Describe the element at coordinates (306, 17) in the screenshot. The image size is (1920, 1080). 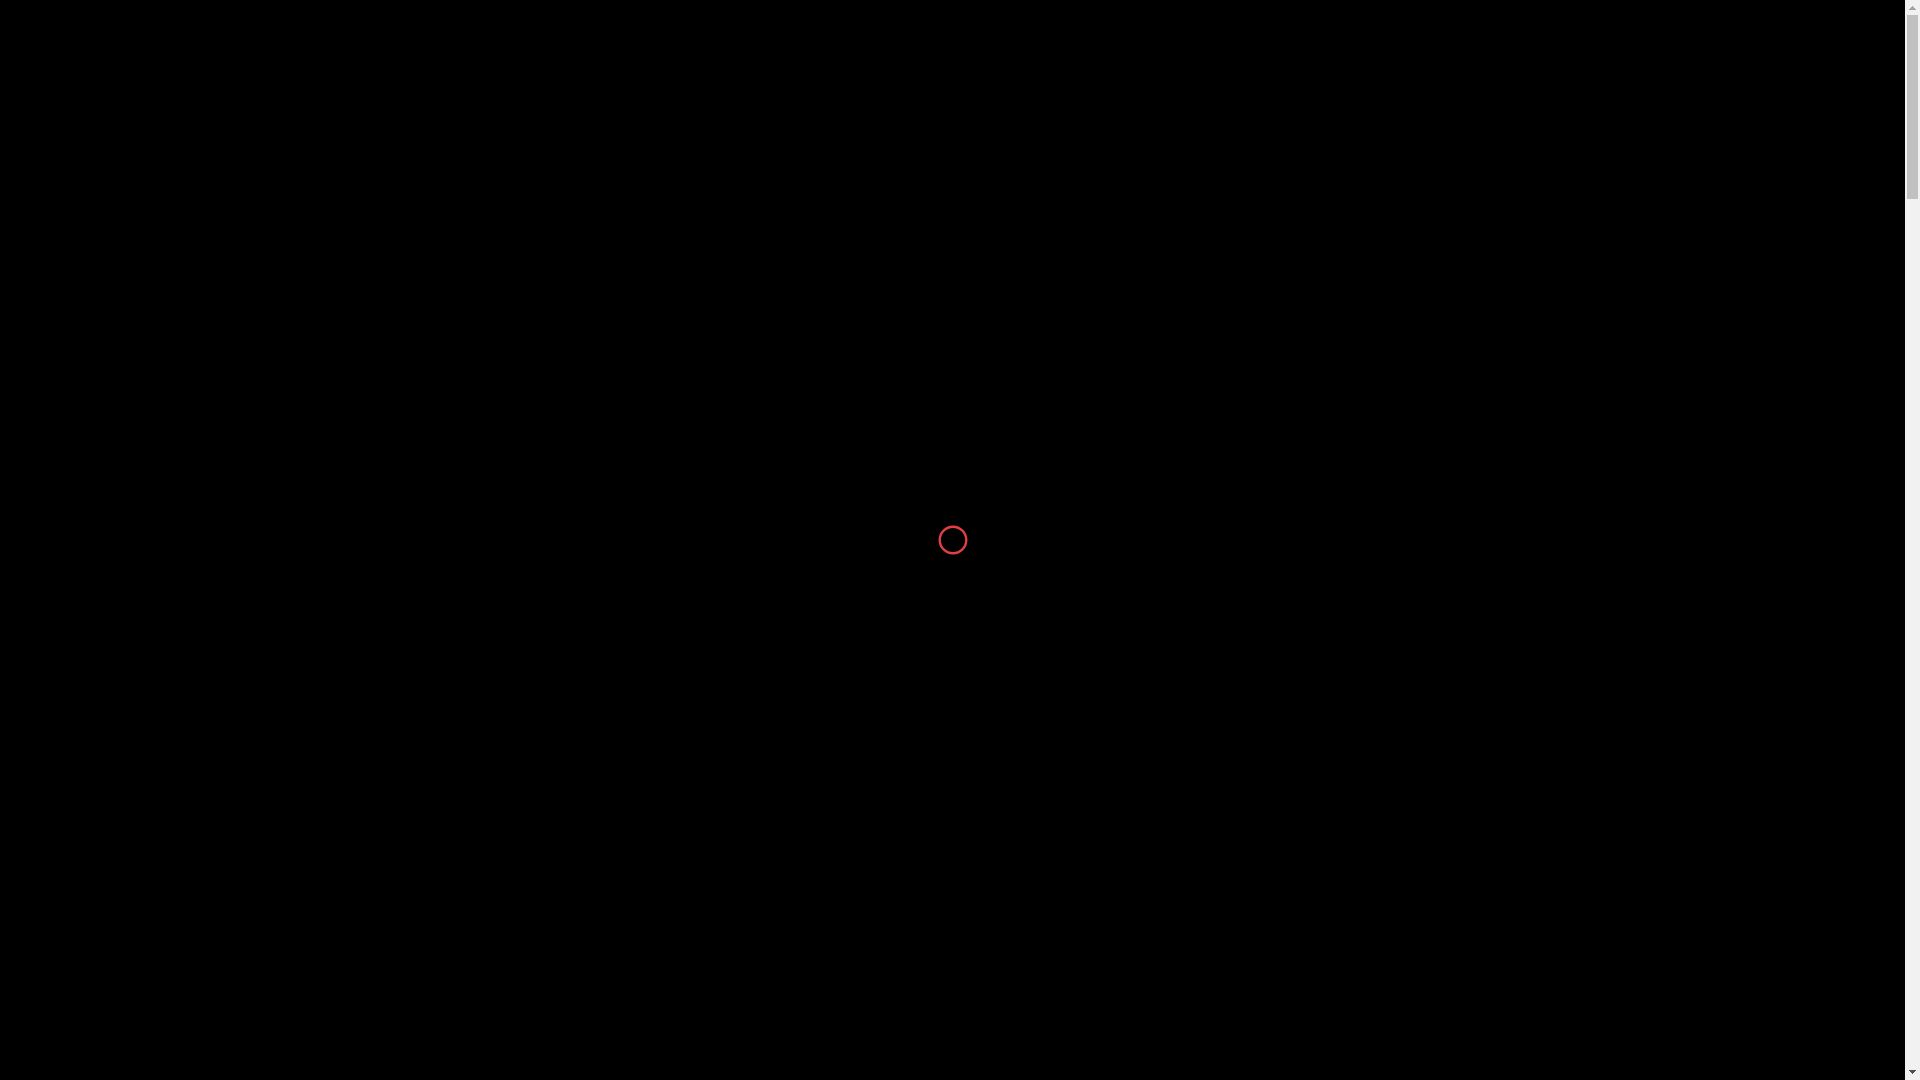
I see `'helpline@voguebyprince.com.bd'` at that location.